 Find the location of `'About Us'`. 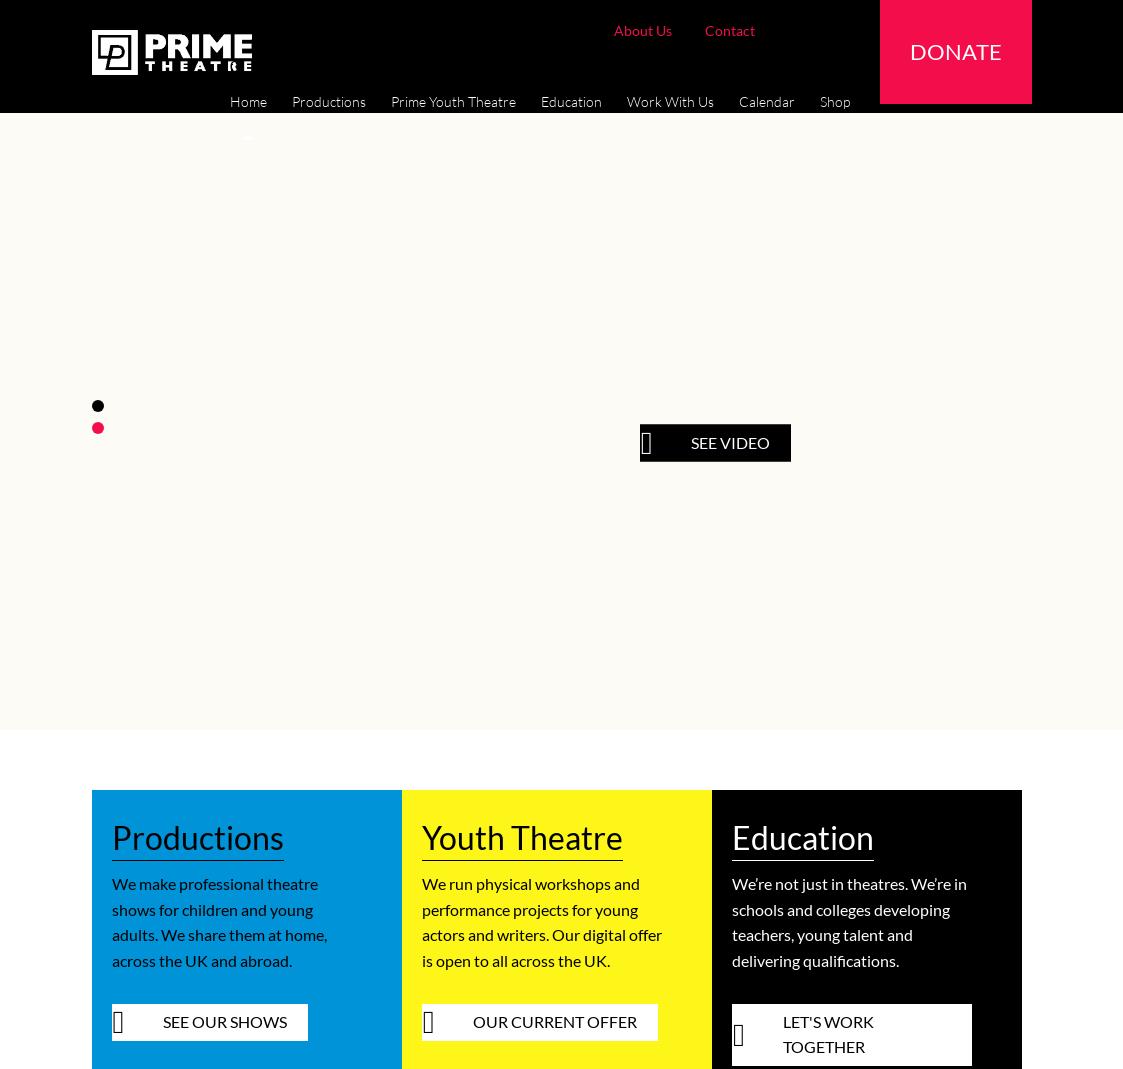

'About Us' is located at coordinates (642, 29).